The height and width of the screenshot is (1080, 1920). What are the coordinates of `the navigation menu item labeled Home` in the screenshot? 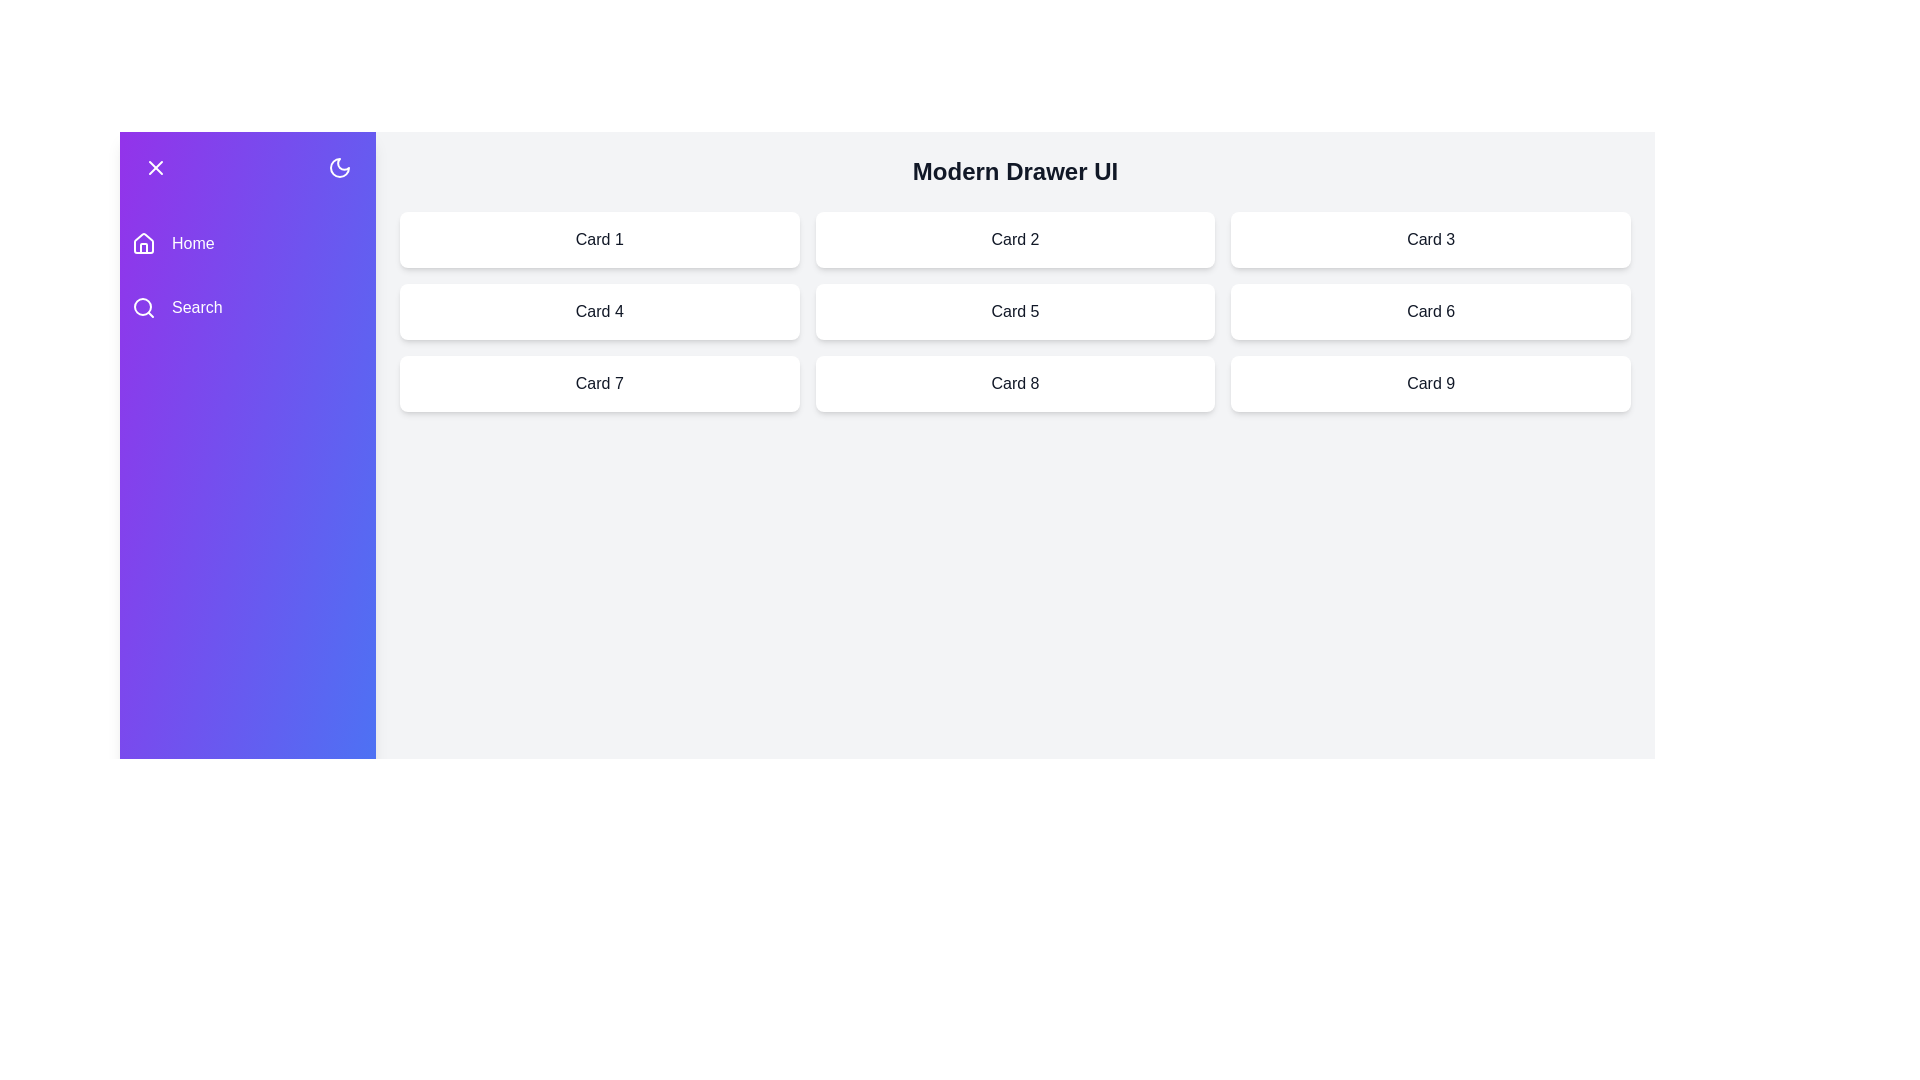 It's located at (247, 242).